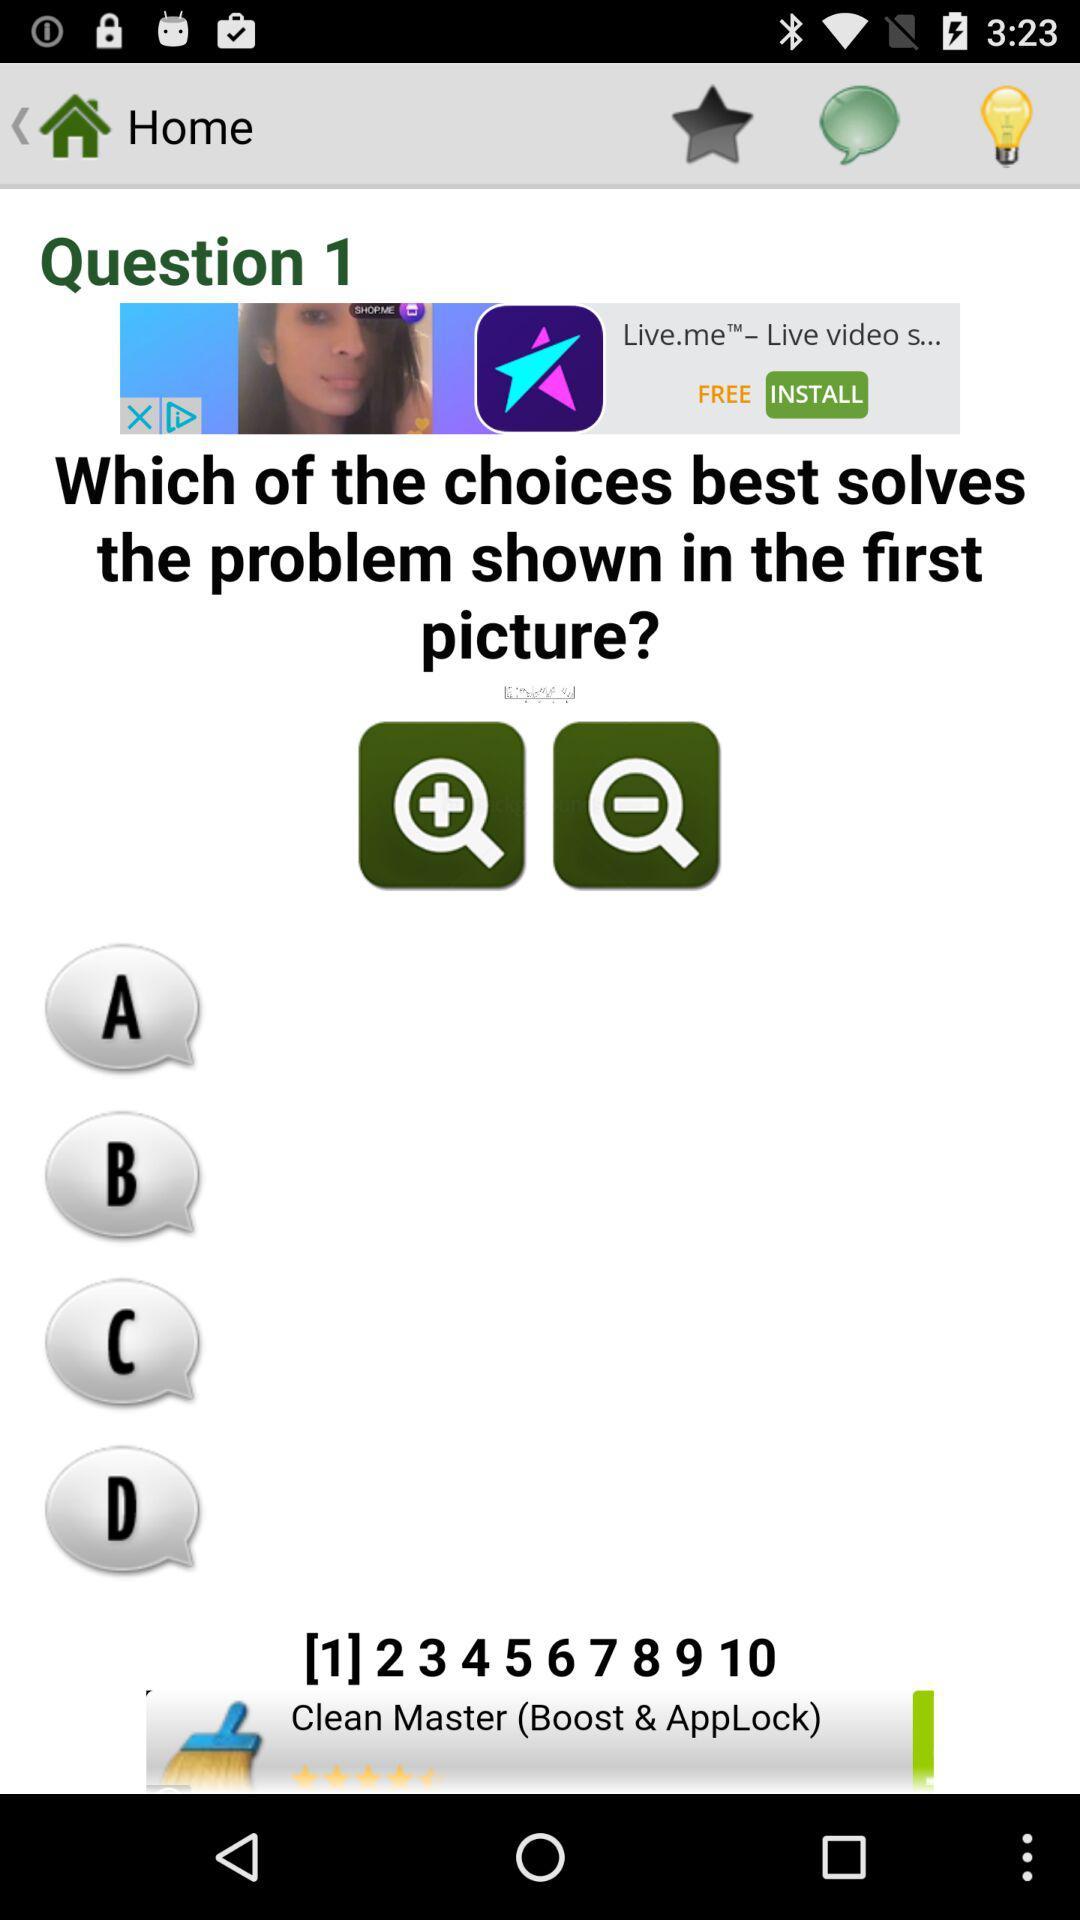  What do you see at coordinates (123, 1437) in the screenshot?
I see `the call icon` at bounding box center [123, 1437].